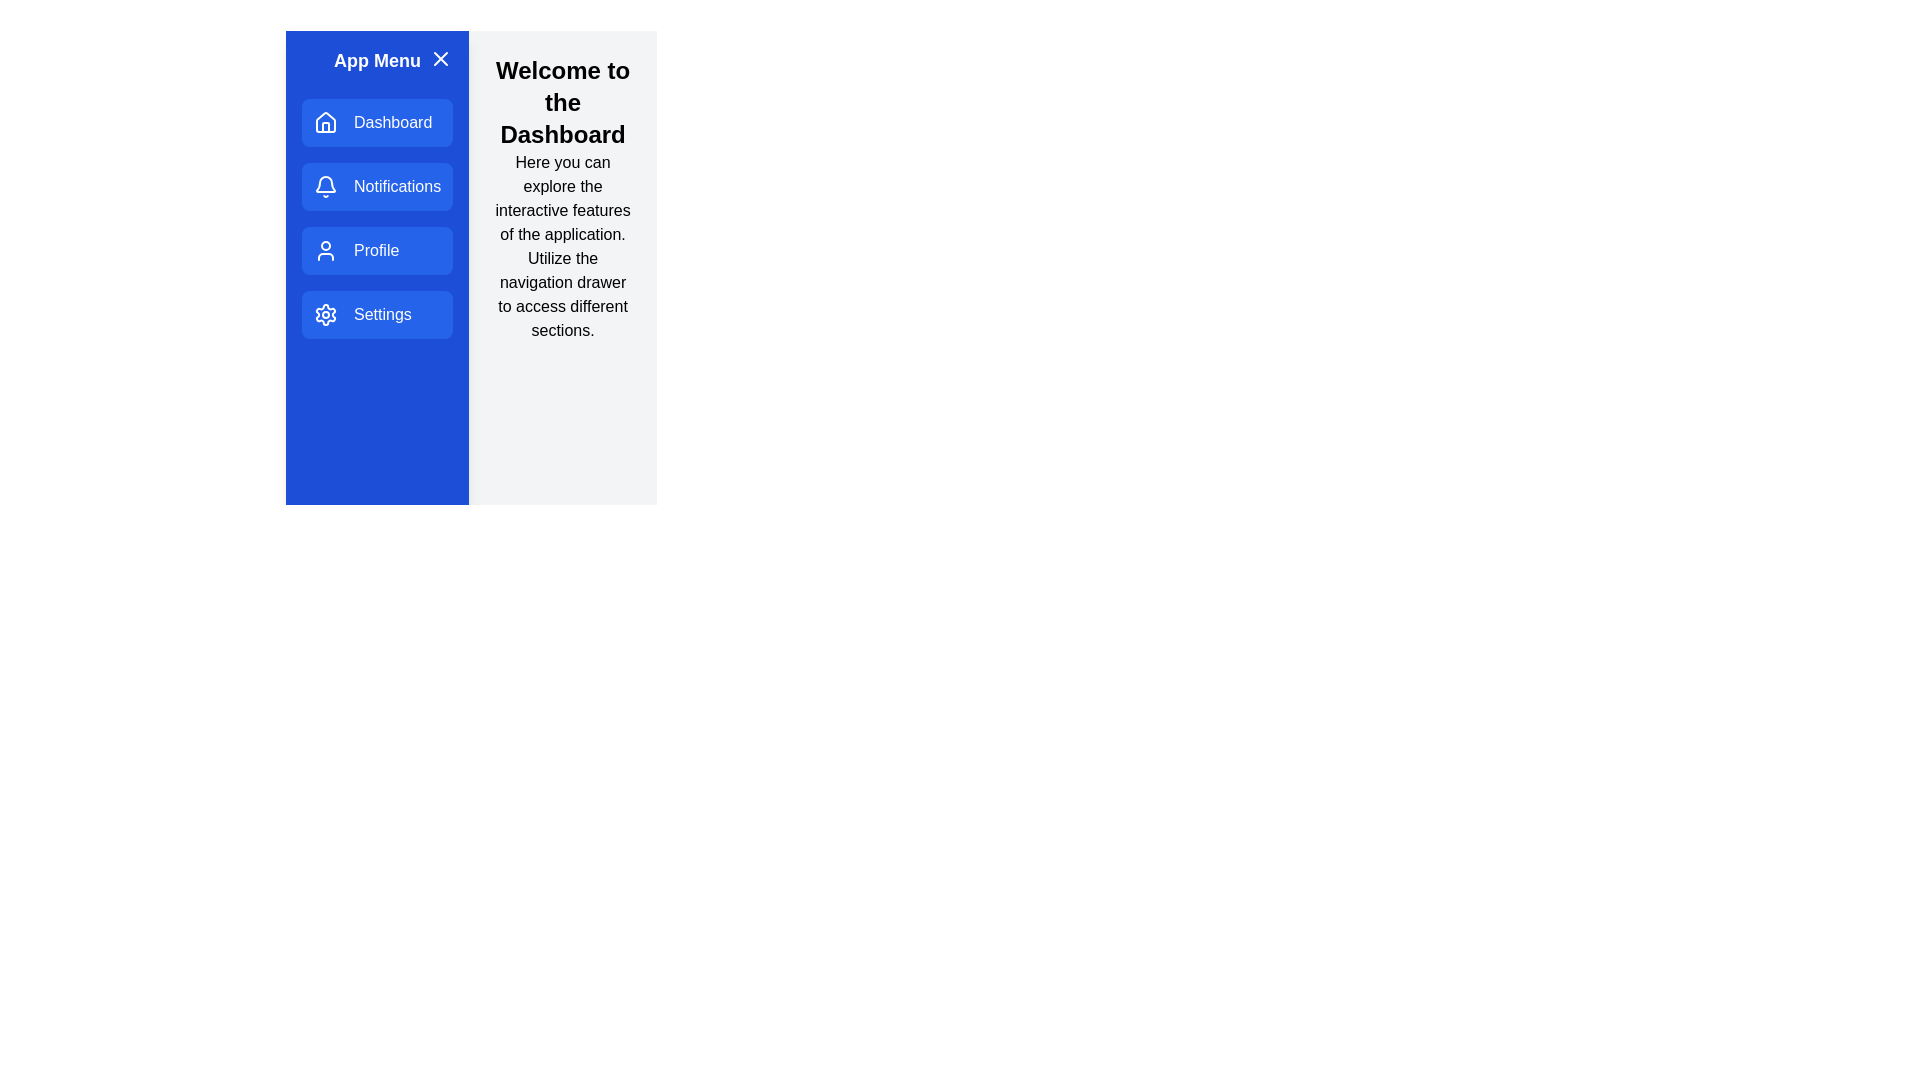 This screenshot has height=1080, width=1920. Describe the element at coordinates (440, 57) in the screenshot. I see `the close button represented by a white cross on a blue background located at the top-right corner of the sidebar menu` at that location.